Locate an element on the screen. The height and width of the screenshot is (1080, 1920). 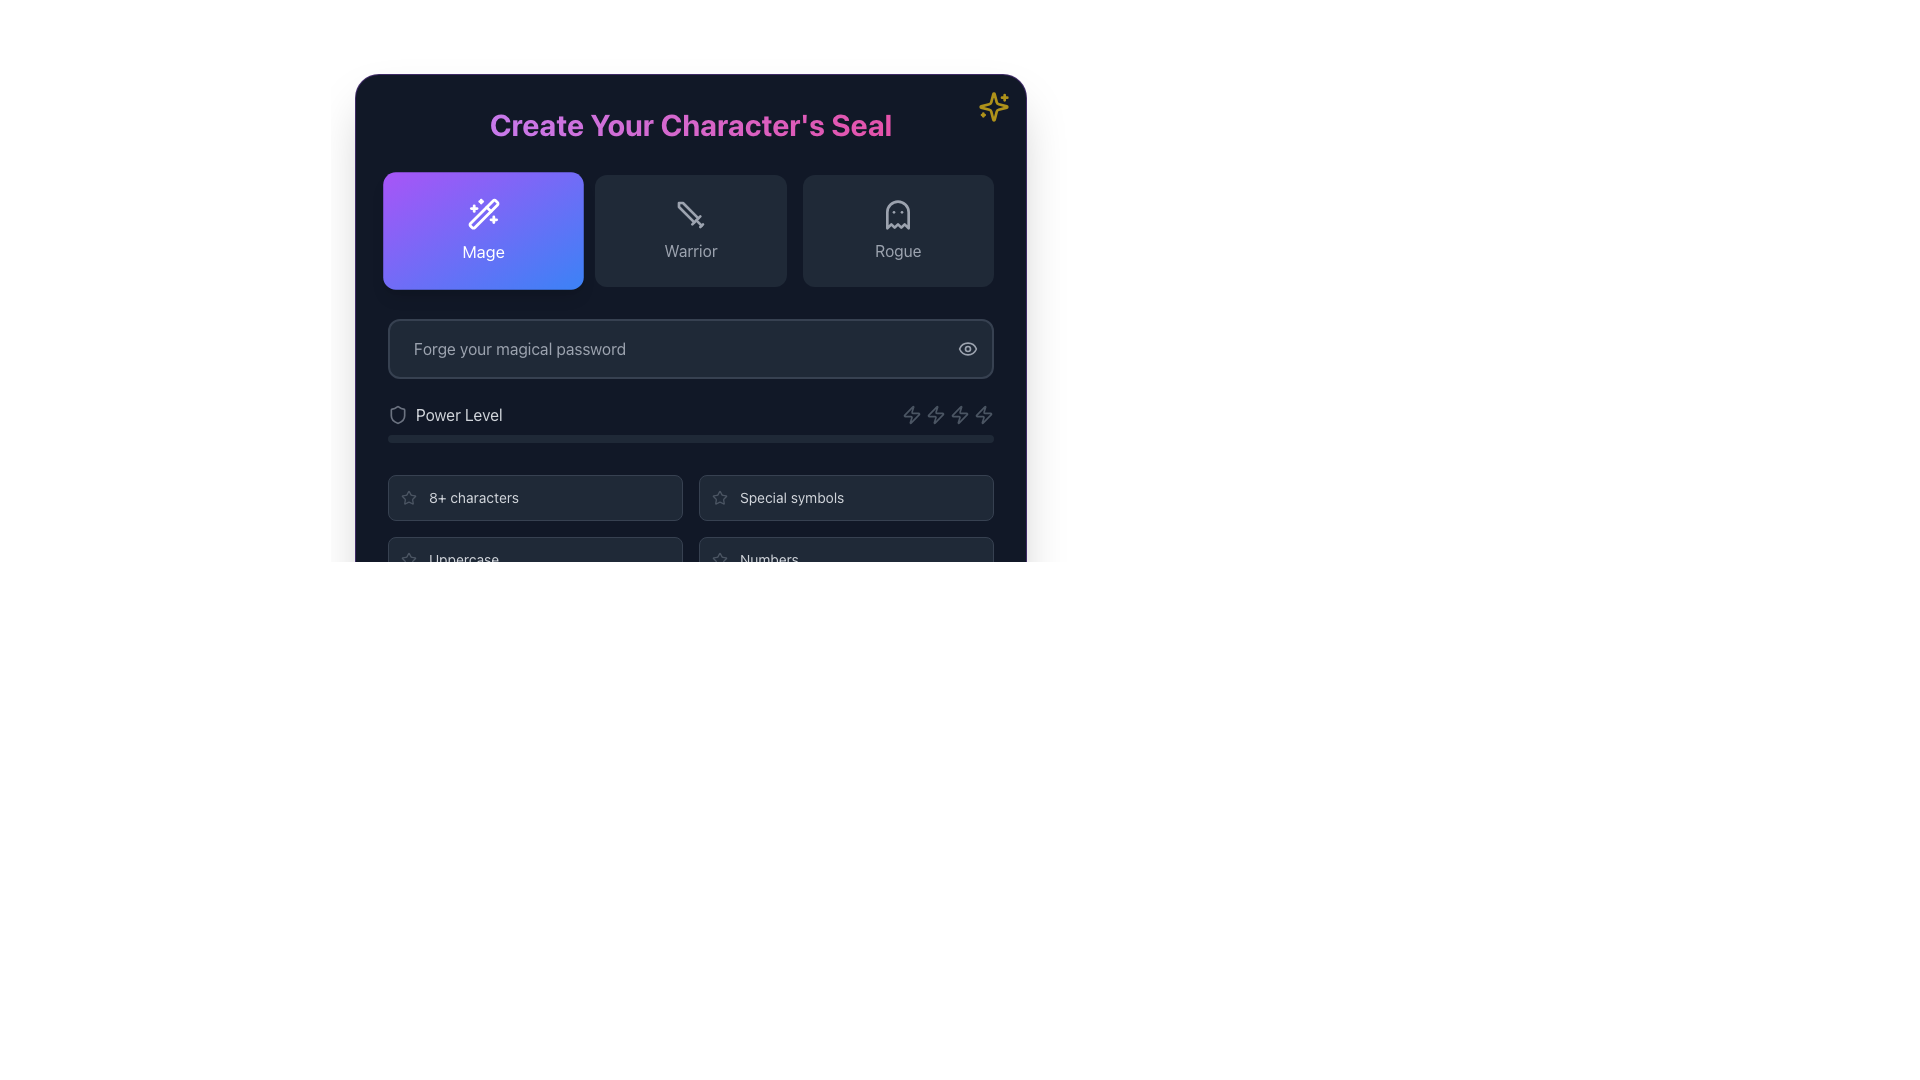
the lightning bolt icon located in the top-right section of the interface is located at coordinates (911, 414).